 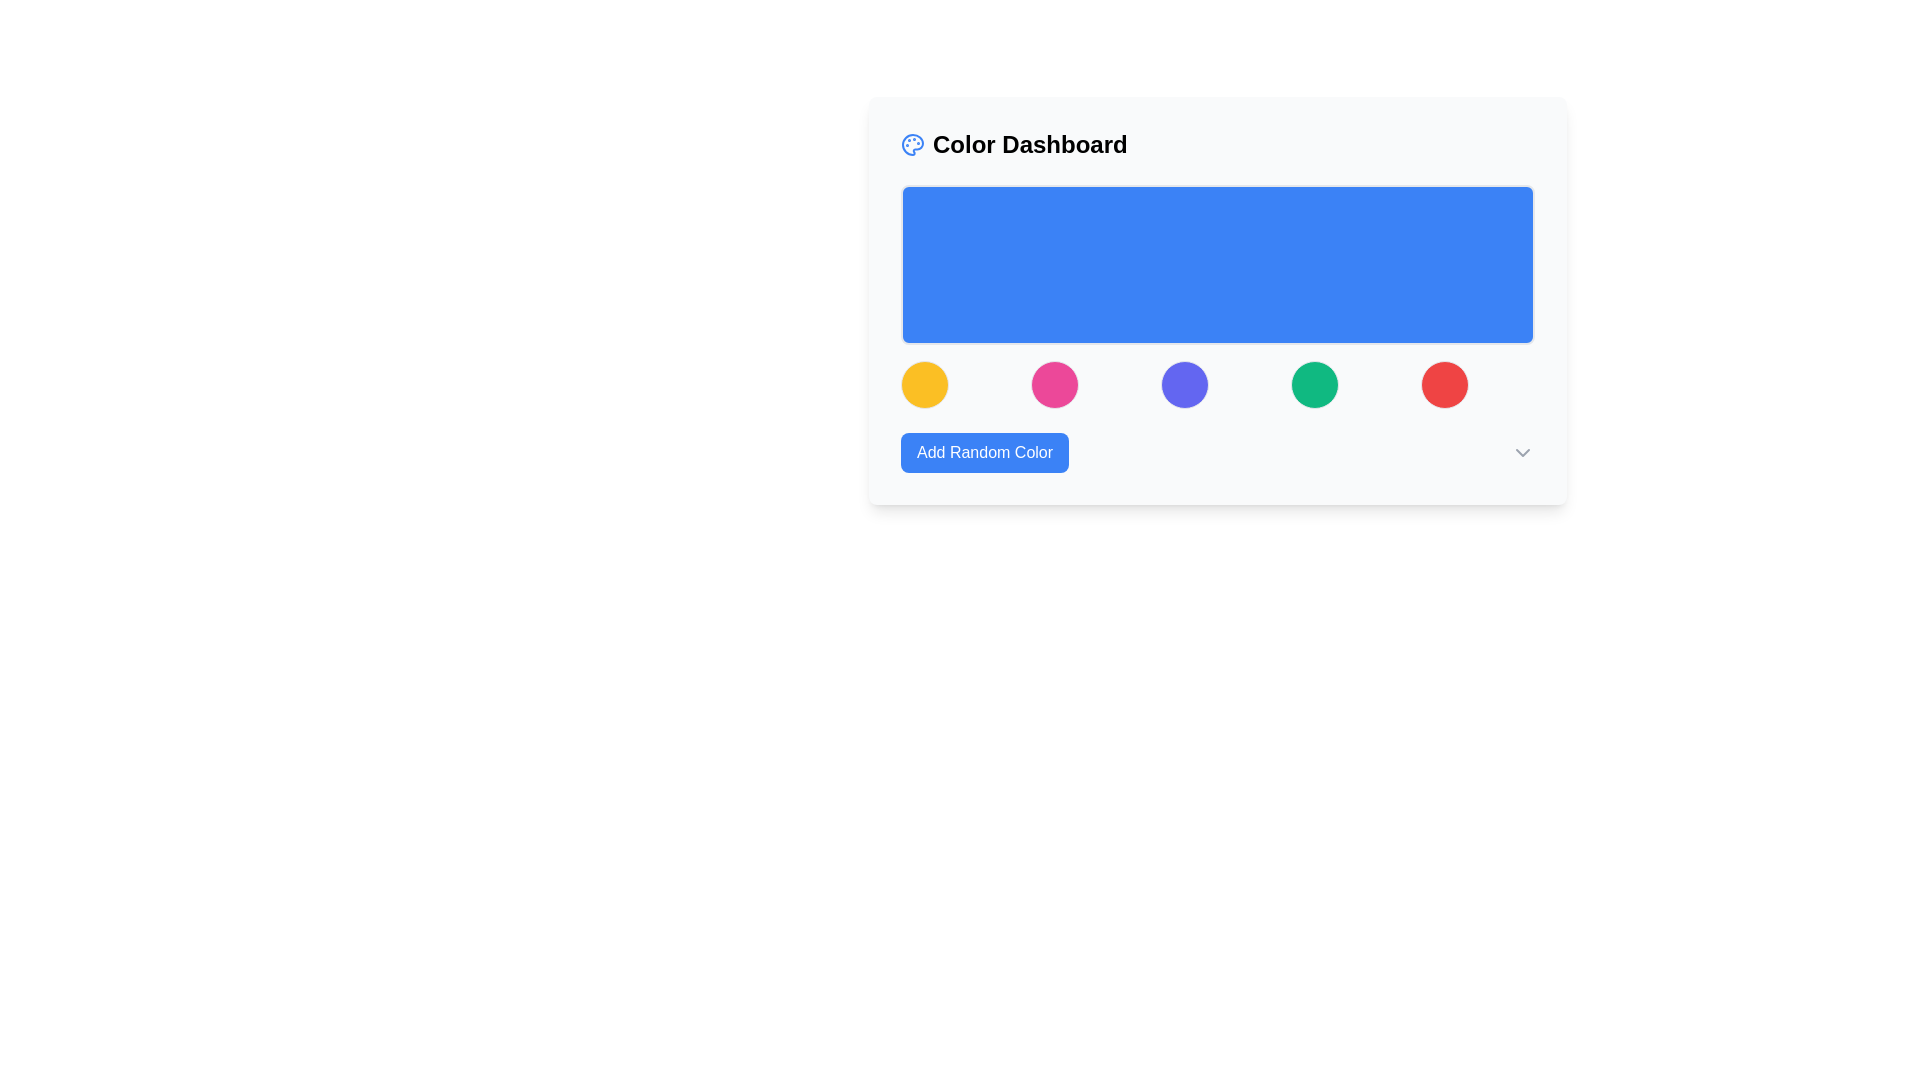 What do you see at coordinates (911, 144) in the screenshot?
I see `the blue palette icon in the header area of the 'Color Dashboard'` at bounding box center [911, 144].